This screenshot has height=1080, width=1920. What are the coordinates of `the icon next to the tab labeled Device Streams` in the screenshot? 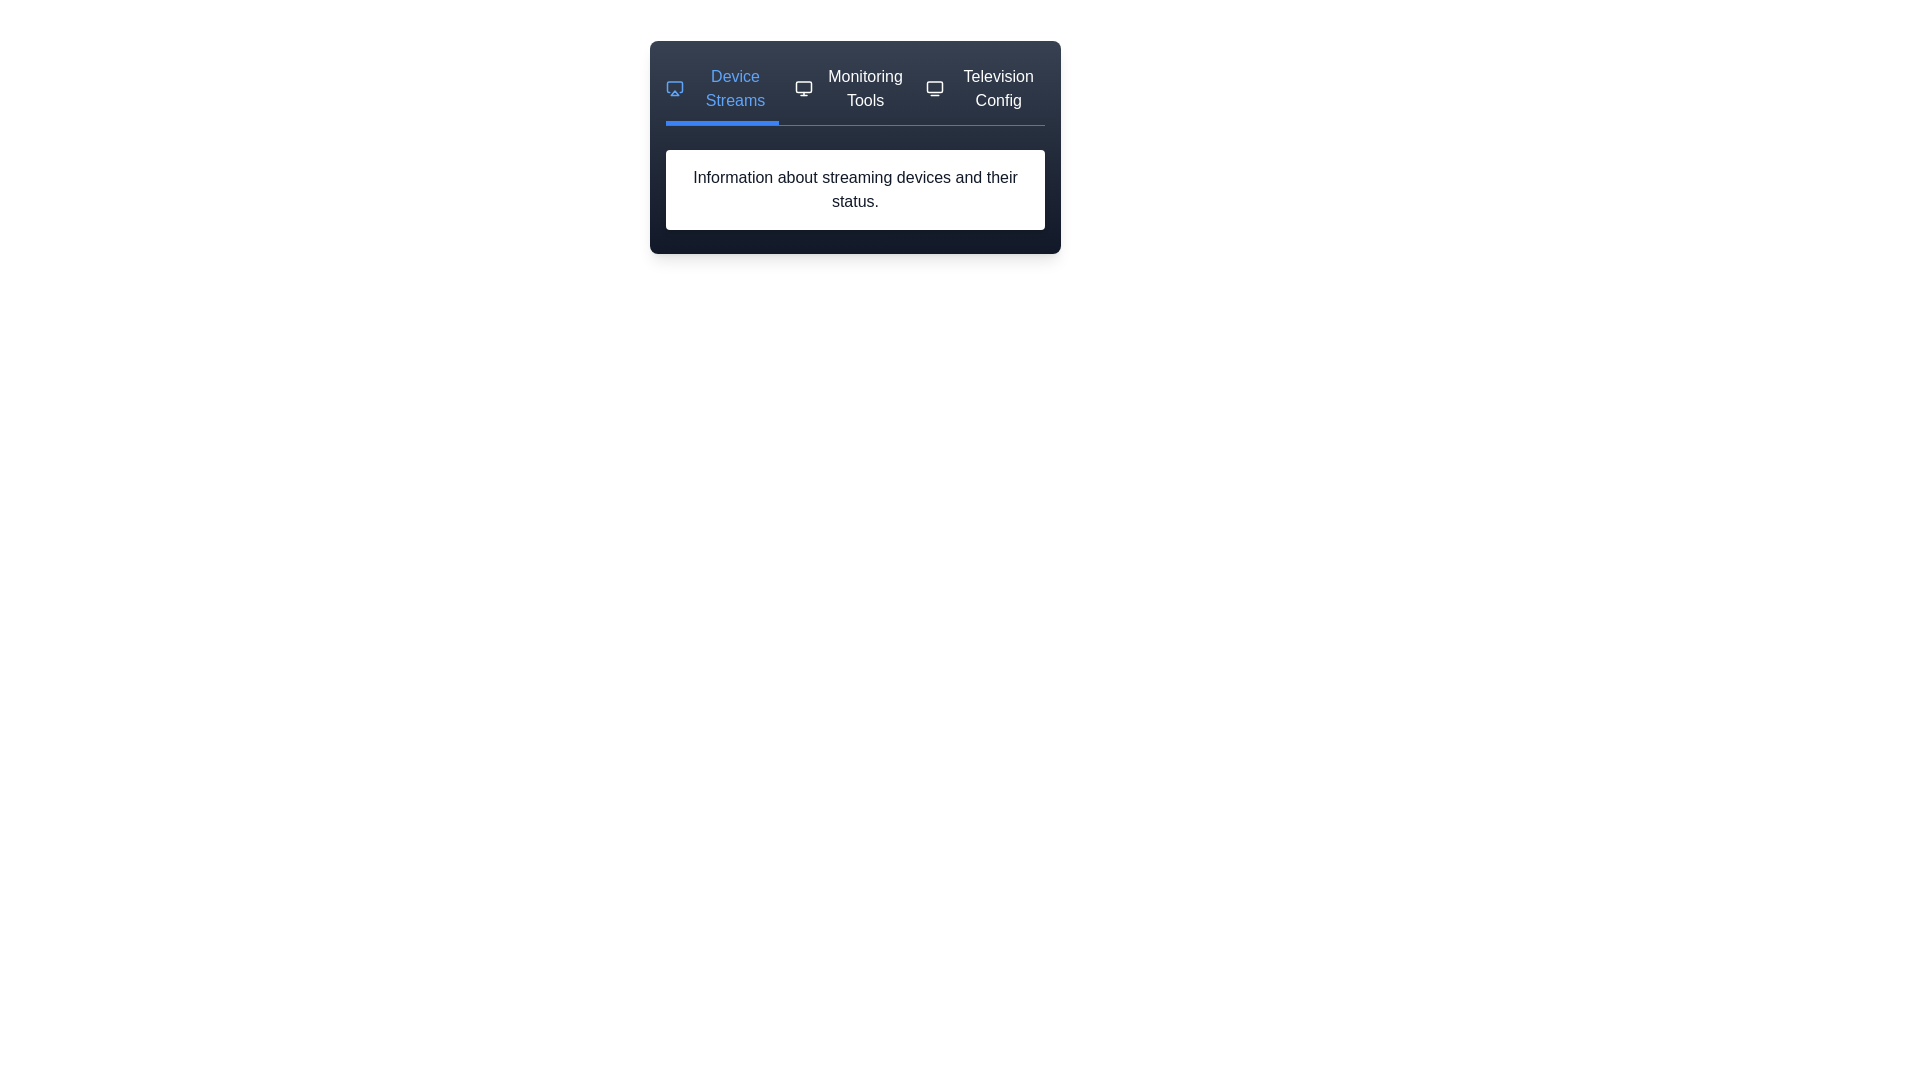 It's located at (675, 87).